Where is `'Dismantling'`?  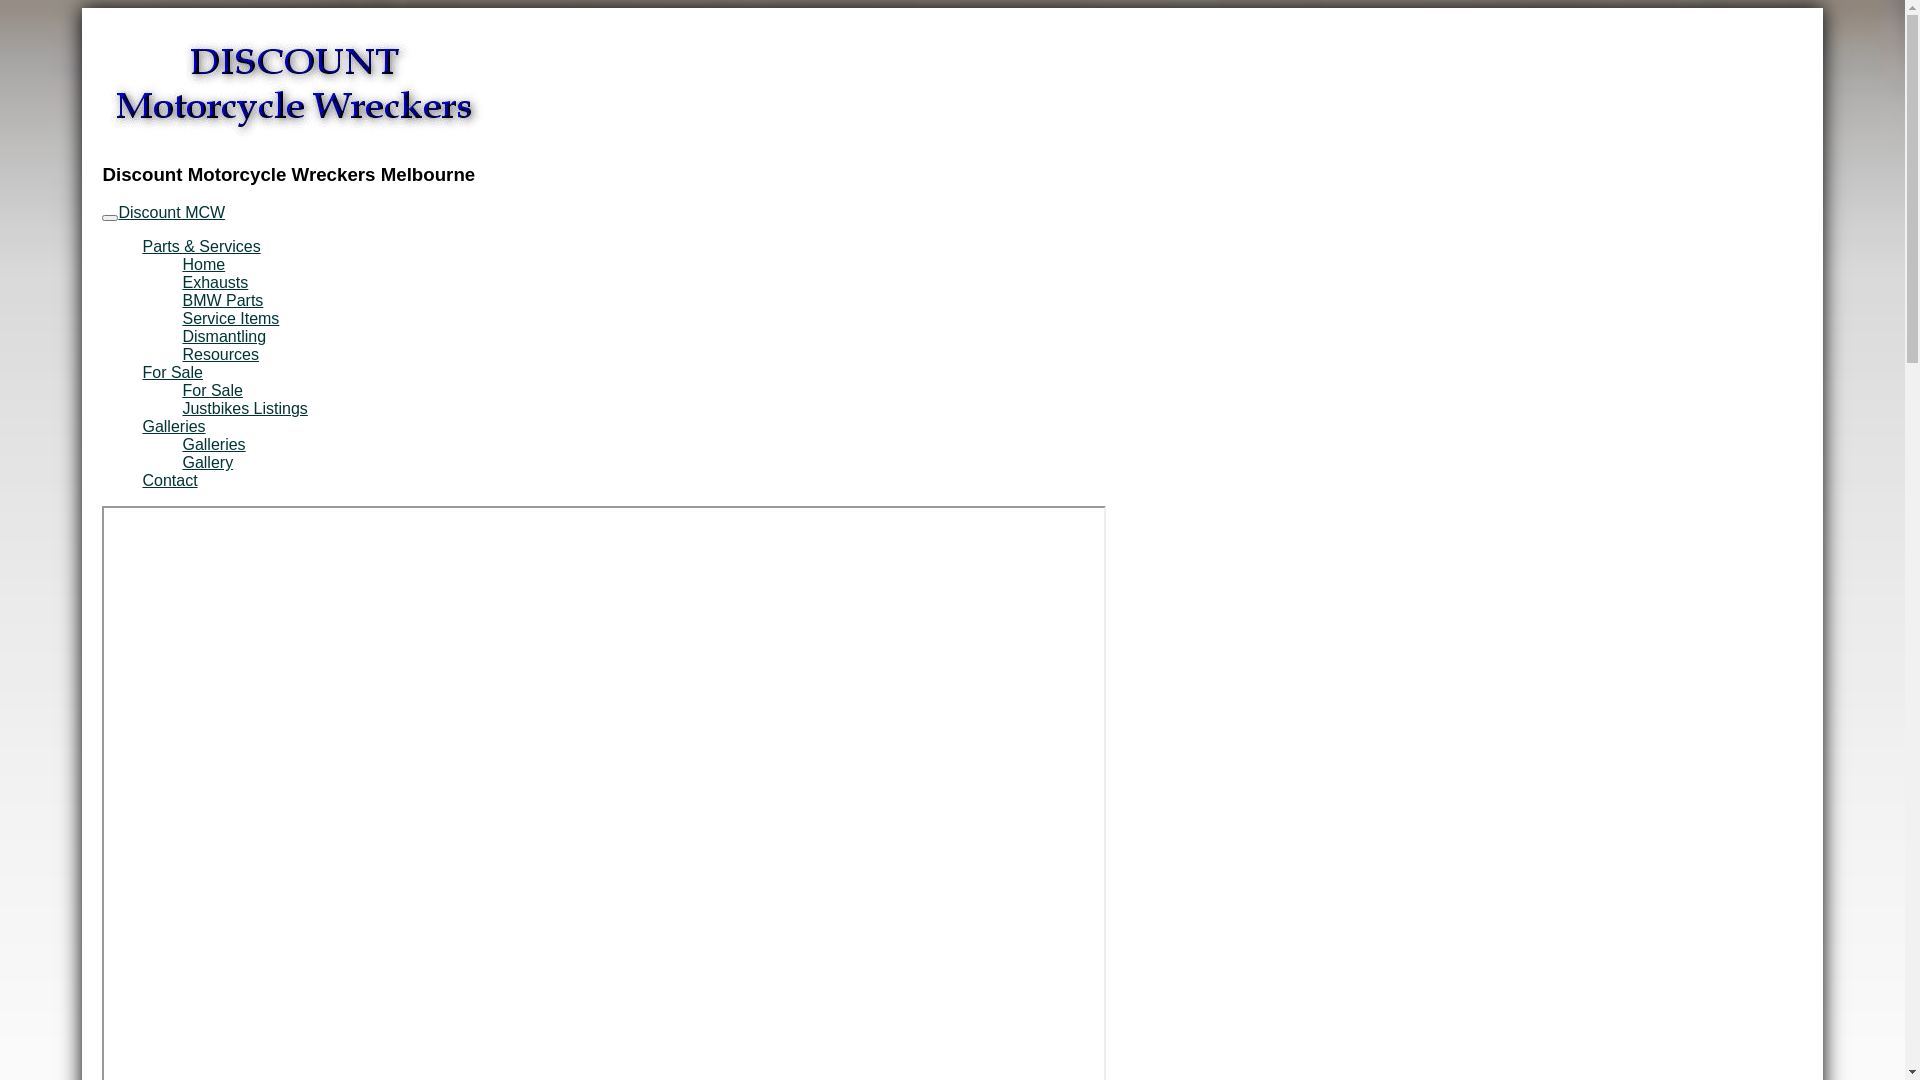 'Dismantling' is located at coordinates (182, 335).